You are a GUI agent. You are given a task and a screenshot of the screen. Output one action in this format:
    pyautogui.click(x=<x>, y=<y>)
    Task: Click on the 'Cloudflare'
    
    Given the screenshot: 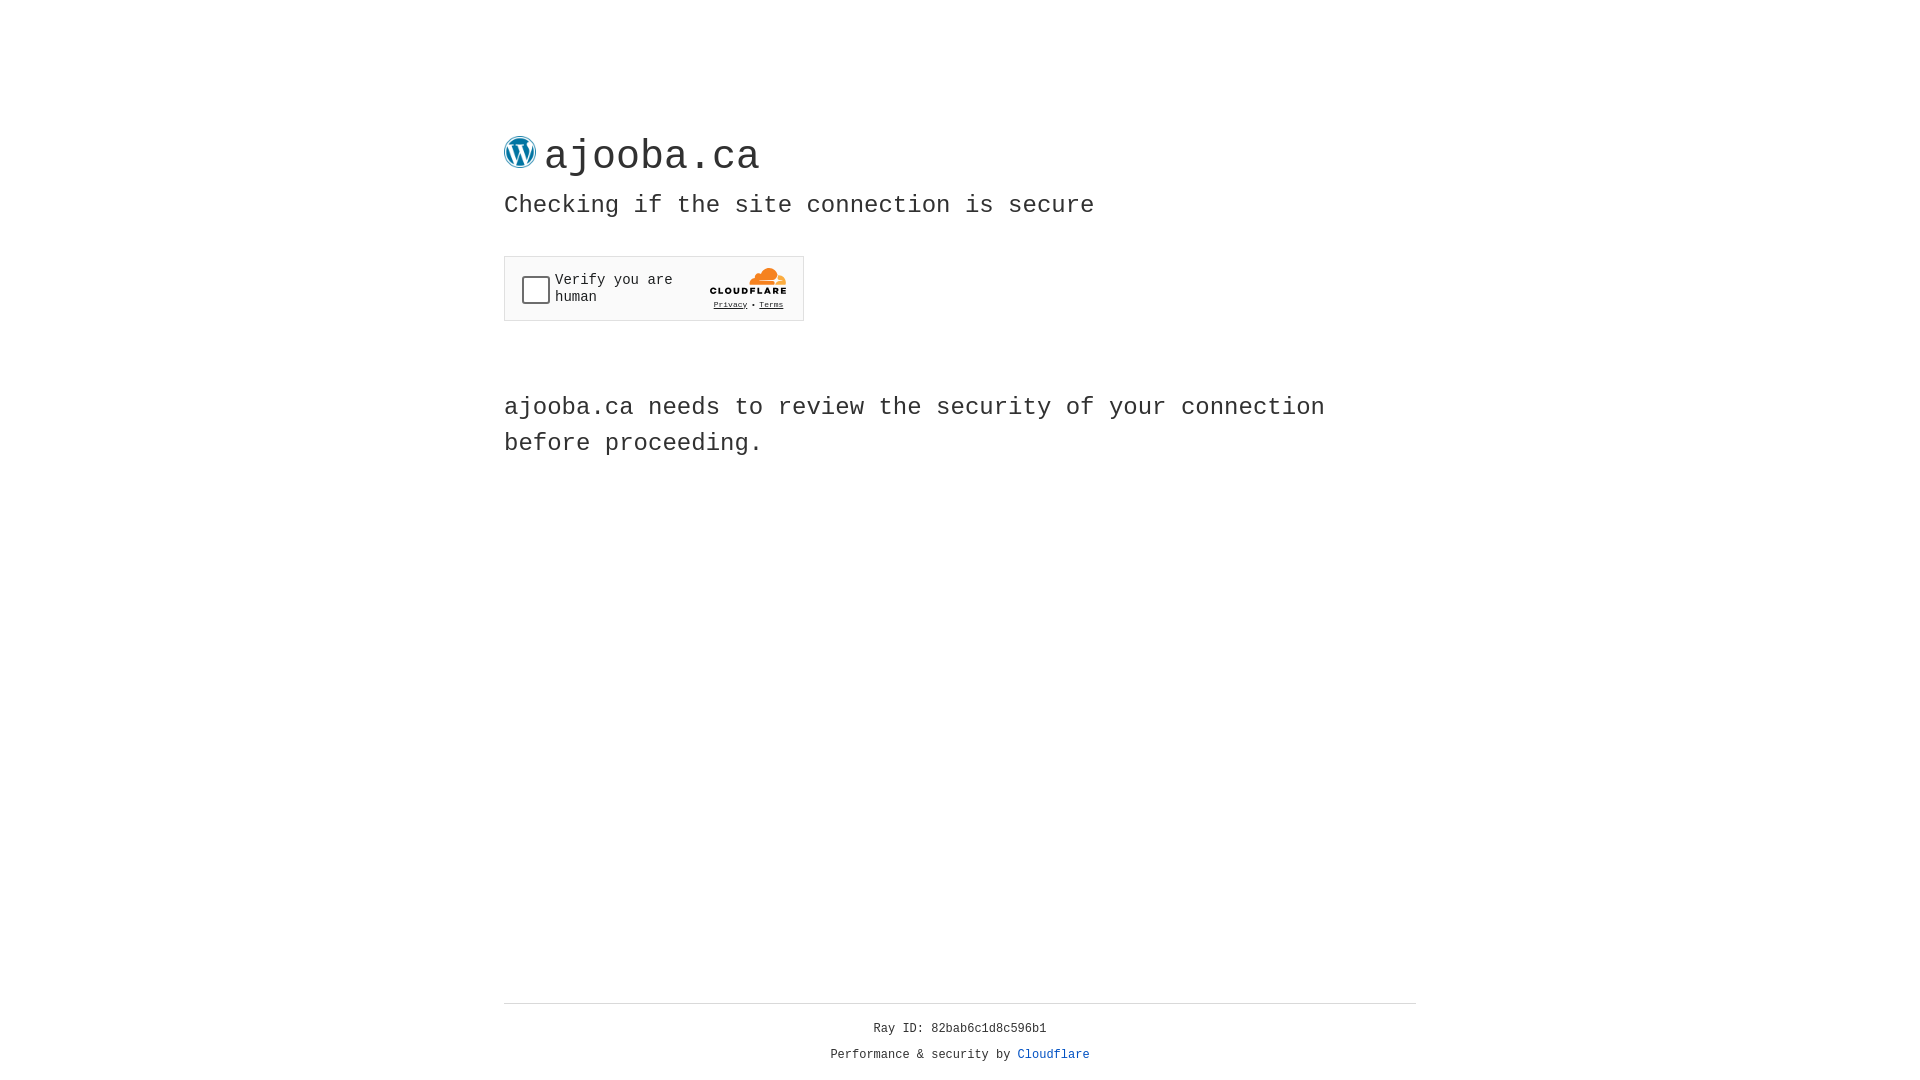 What is the action you would take?
    pyautogui.click(x=1053, y=1054)
    